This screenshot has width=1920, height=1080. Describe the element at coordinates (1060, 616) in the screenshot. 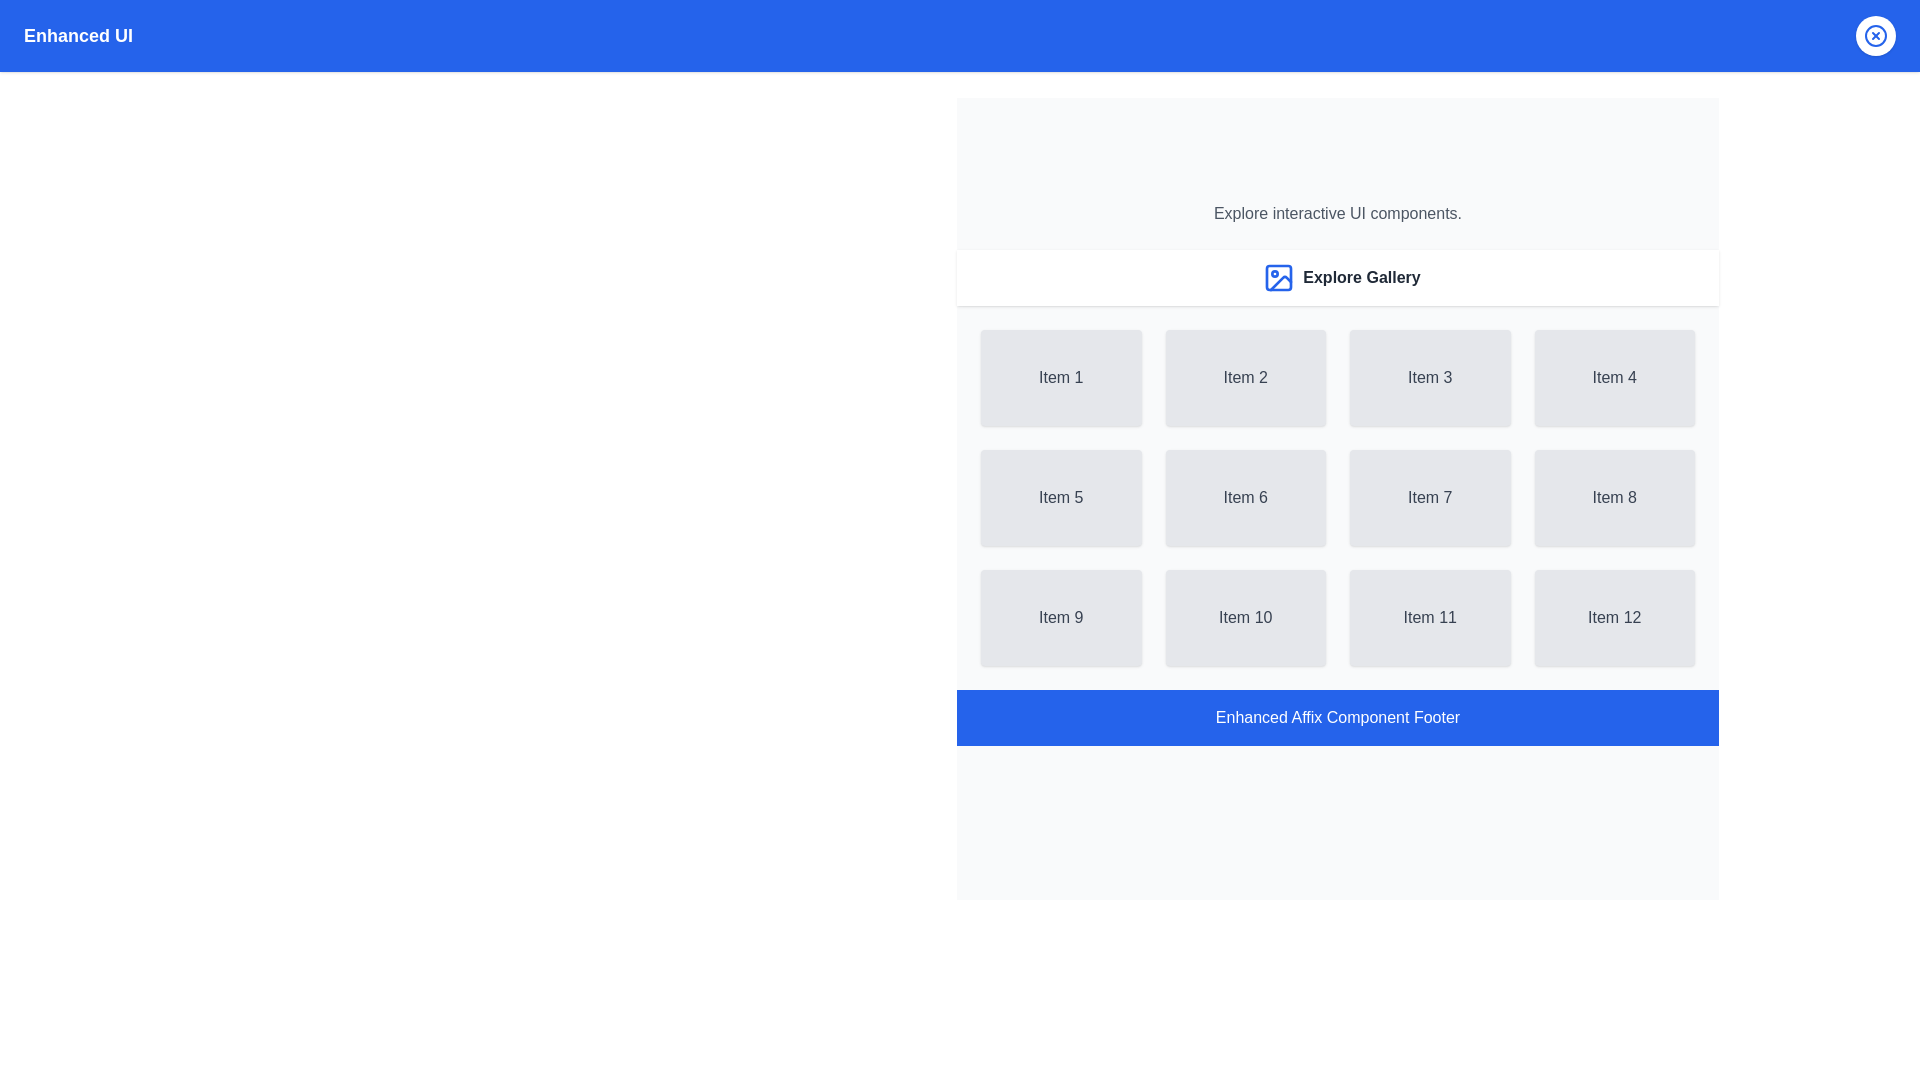

I see `the gray rectangular box with rounded corners containing the text 'Item 9', which is located in the third row and first column of a 4x3 grid layout` at that location.